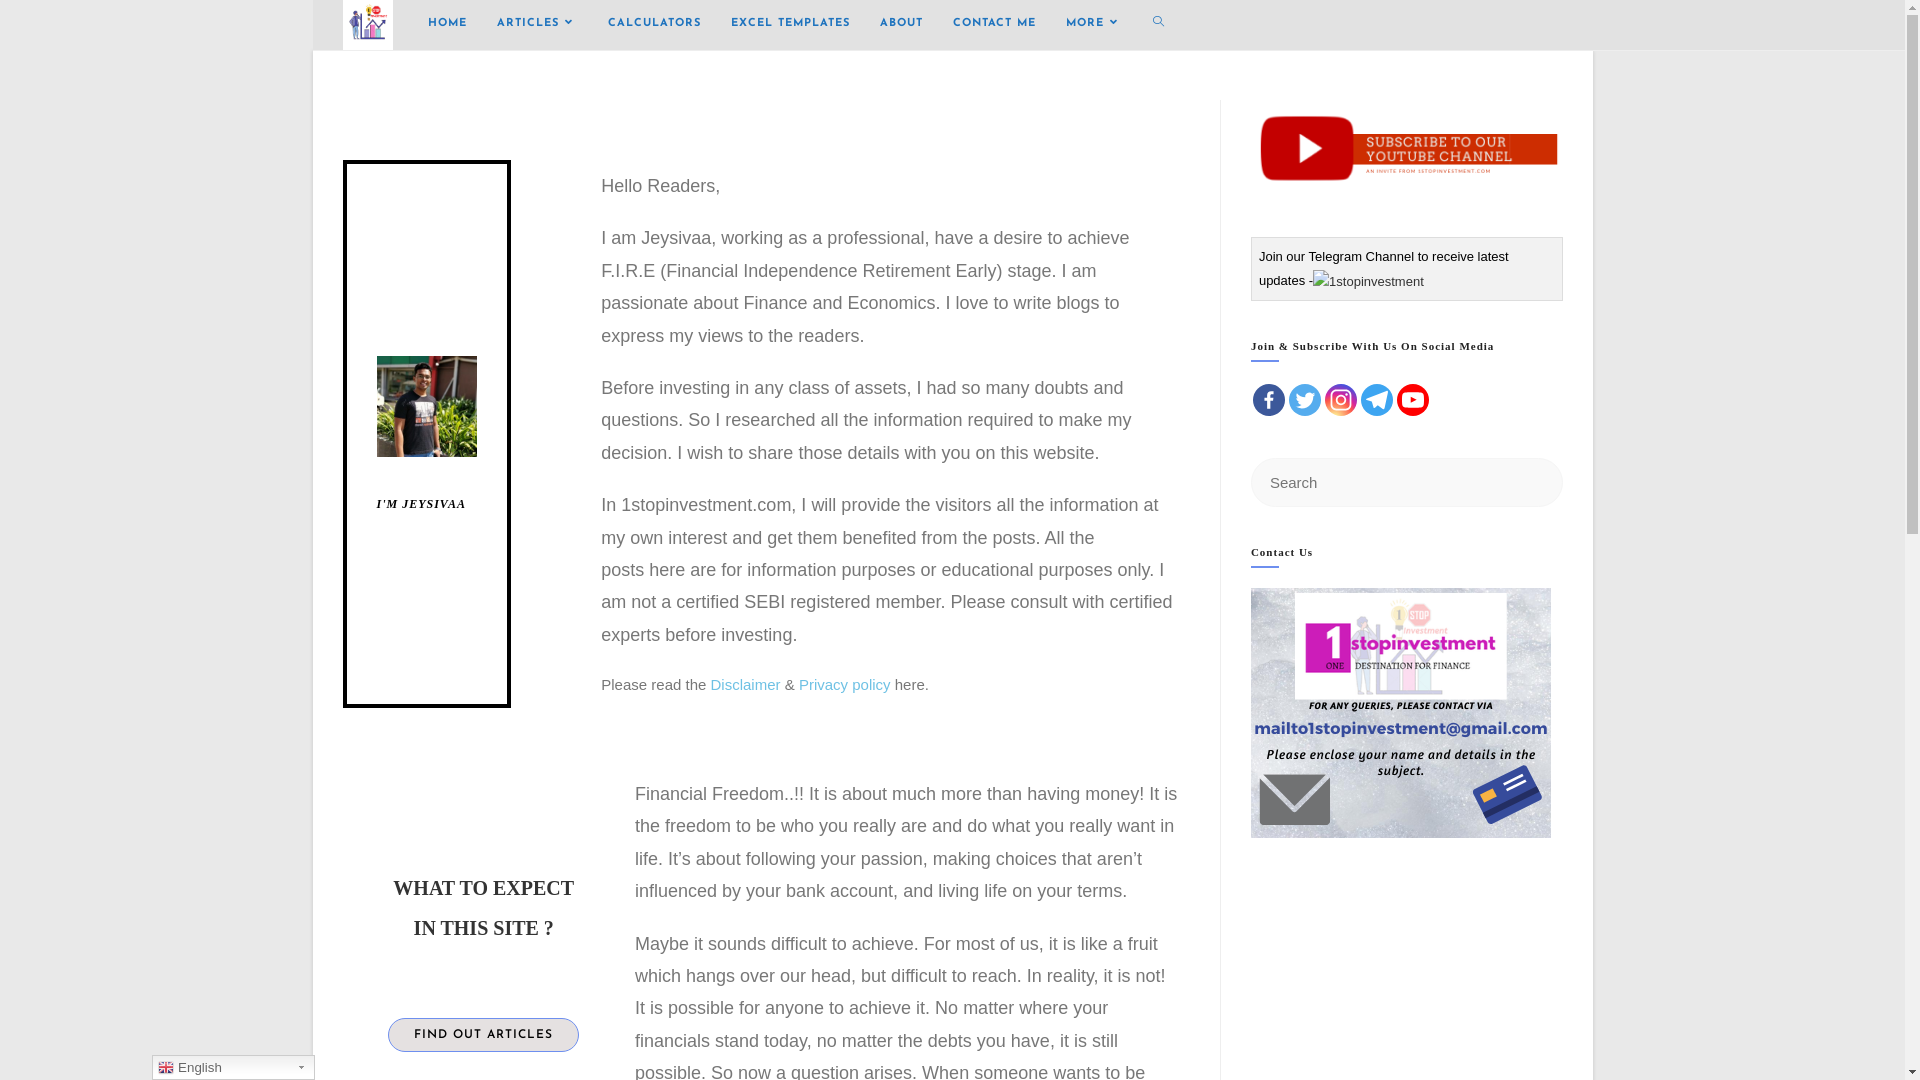 This screenshot has width=1920, height=1080. Describe the element at coordinates (994, 23) in the screenshot. I see `'CONTACT ME'` at that location.